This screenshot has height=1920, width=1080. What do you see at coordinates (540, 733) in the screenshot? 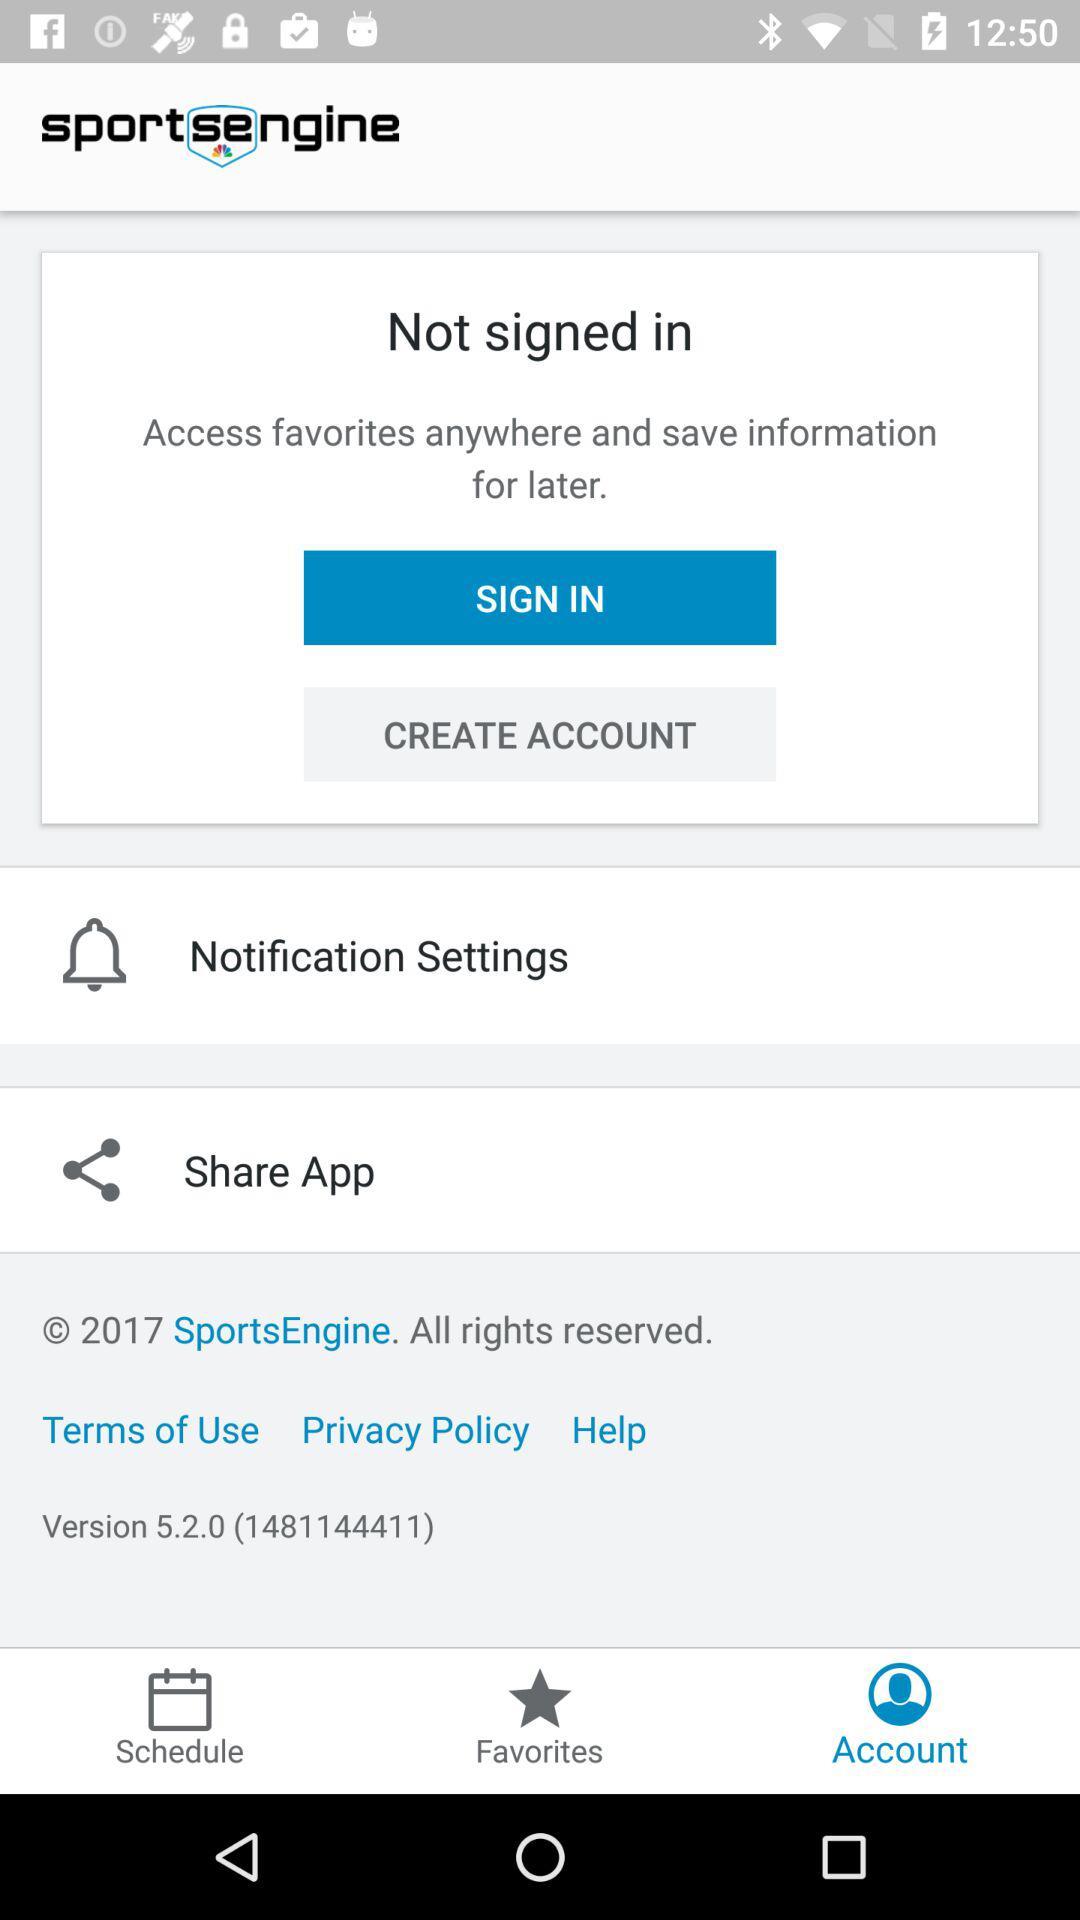
I see `item above the notification settings icon` at bounding box center [540, 733].